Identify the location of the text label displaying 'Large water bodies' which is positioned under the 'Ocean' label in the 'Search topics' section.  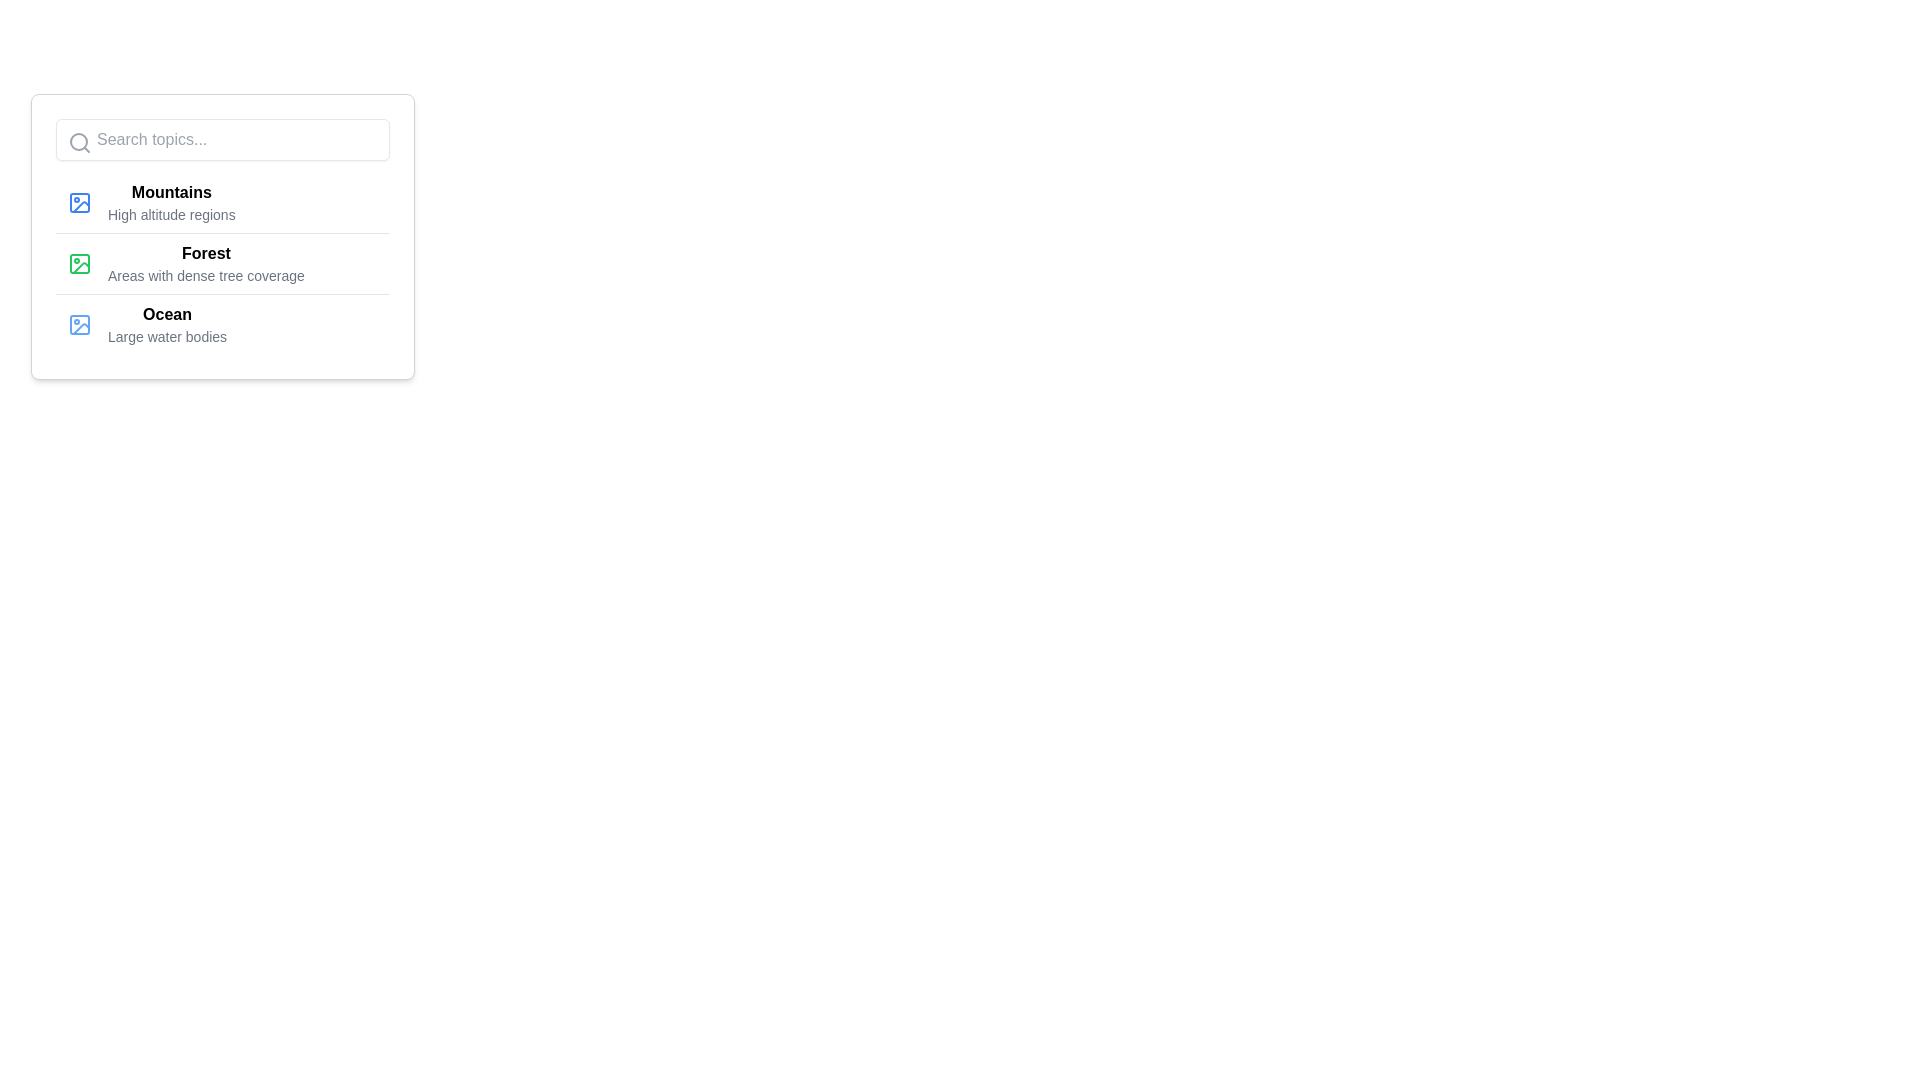
(167, 335).